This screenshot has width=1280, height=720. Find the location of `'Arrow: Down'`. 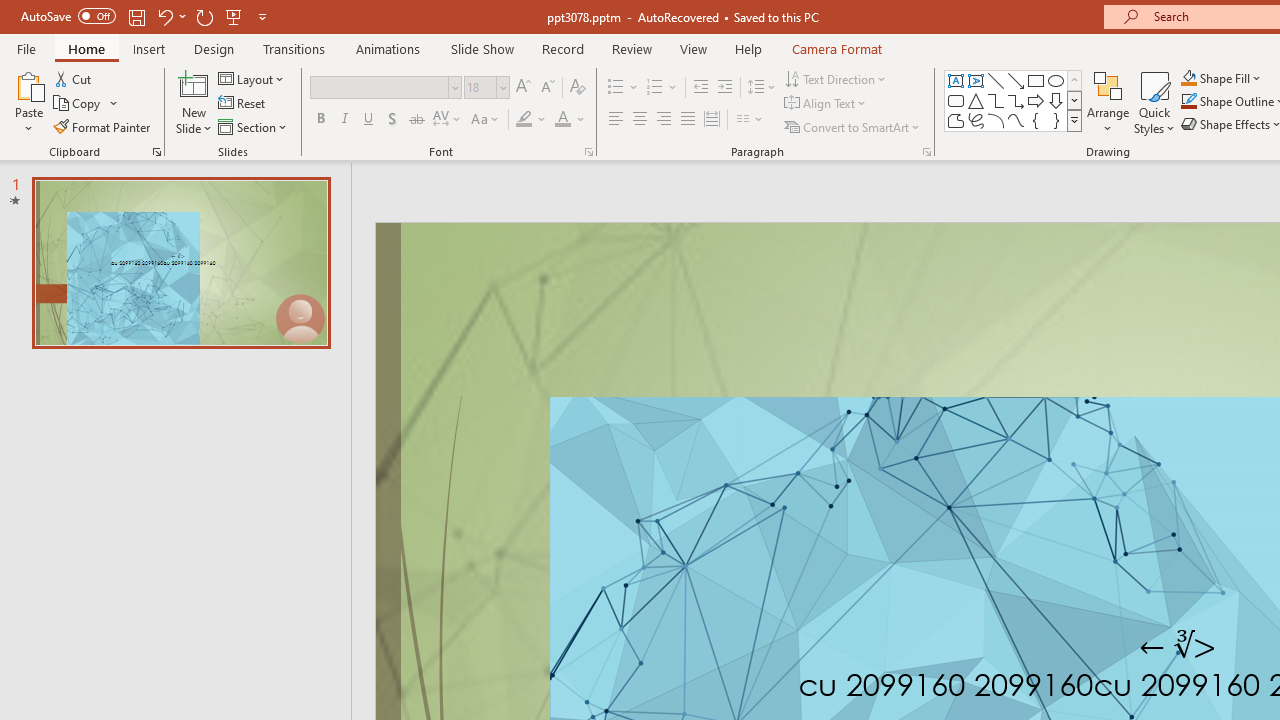

'Arrow: Down' is located at coordinates (1055, 100).